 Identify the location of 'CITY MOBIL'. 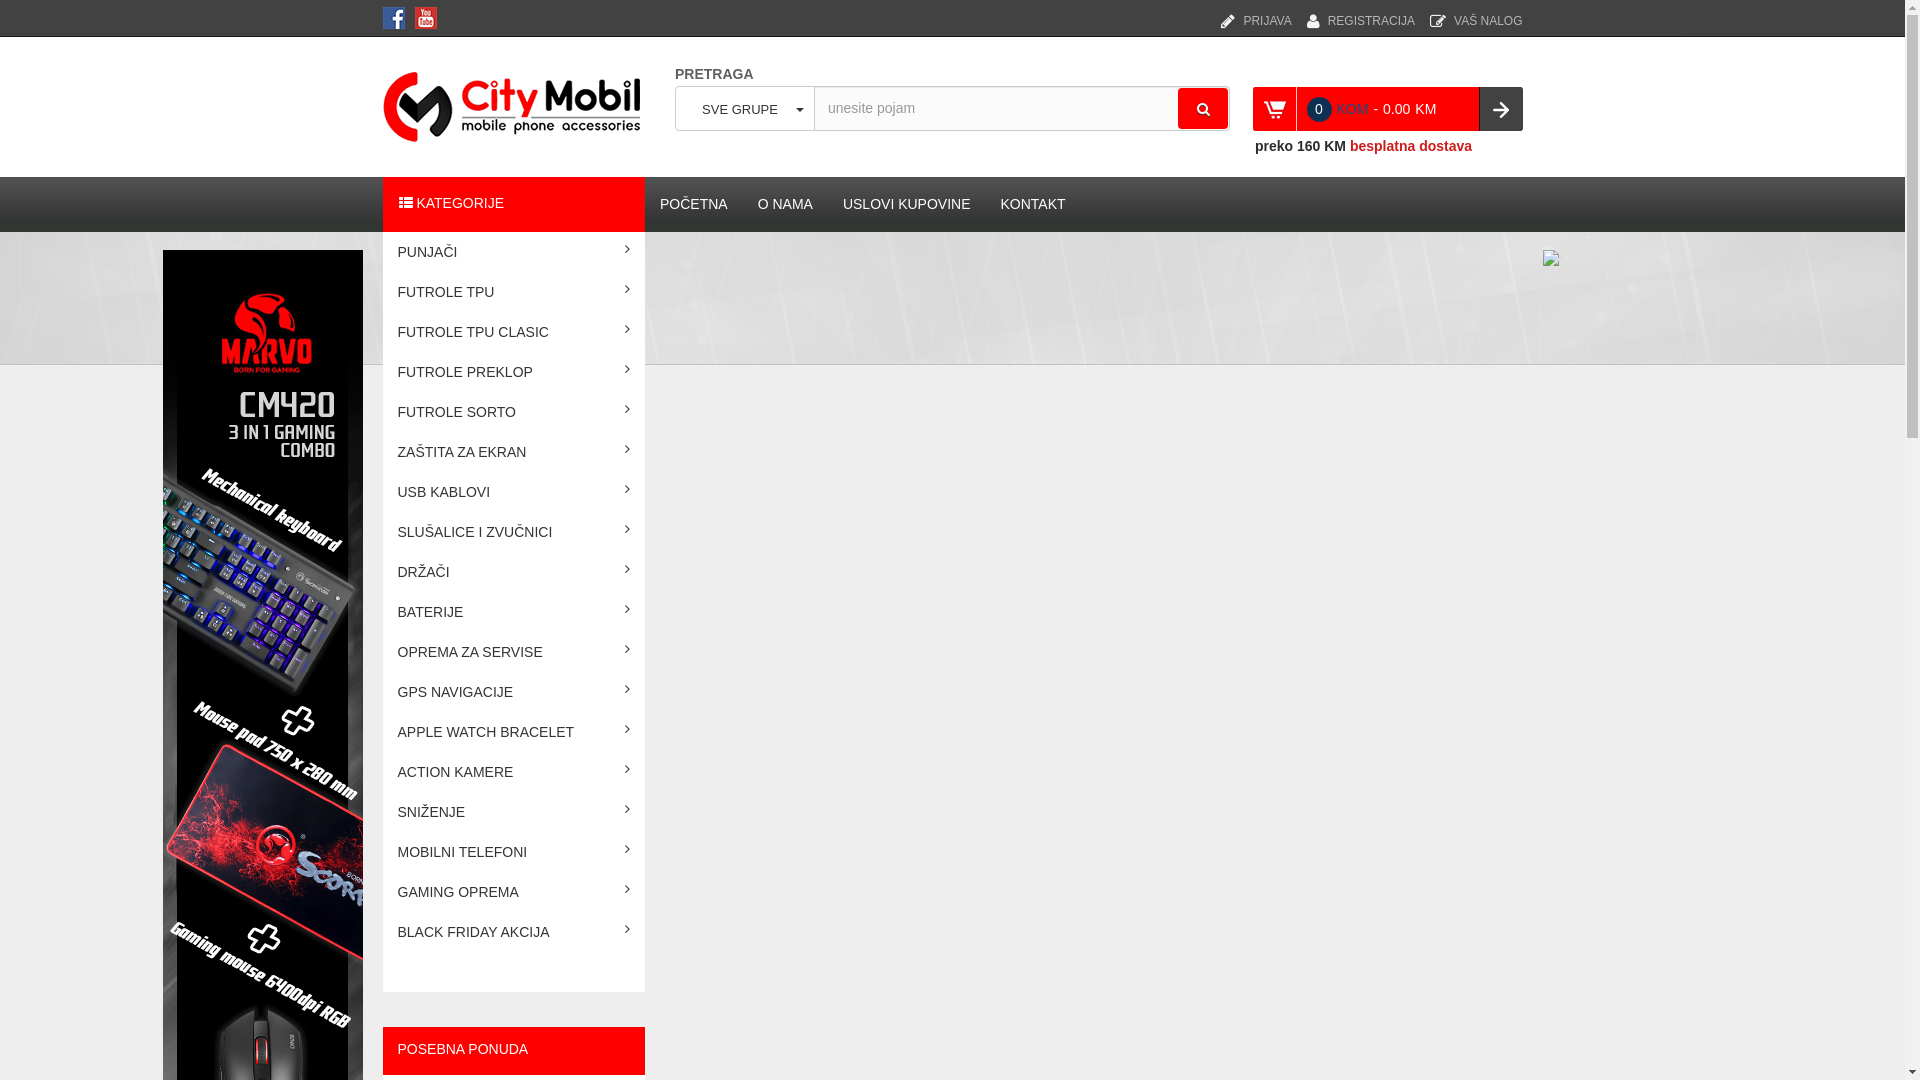
(517, 104).